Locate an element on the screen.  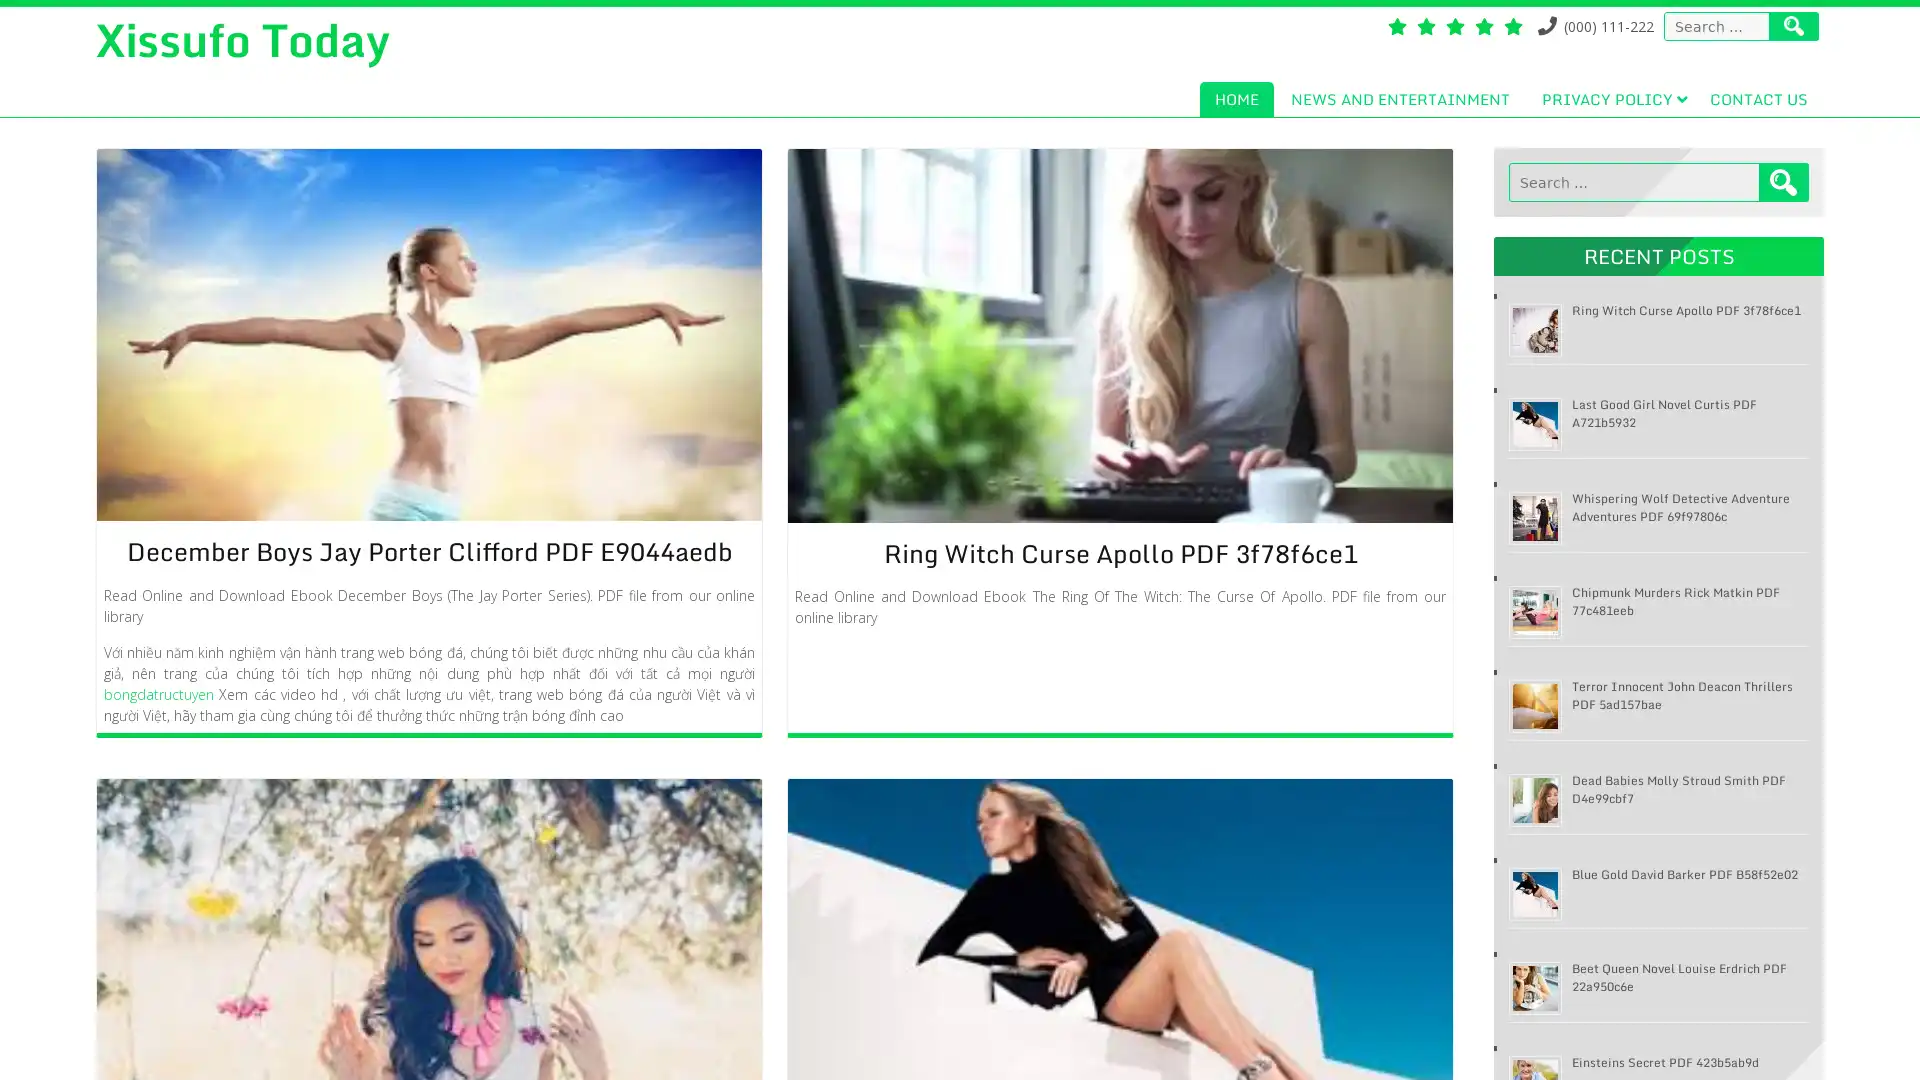
Search is located at coordinates (1784, 182).